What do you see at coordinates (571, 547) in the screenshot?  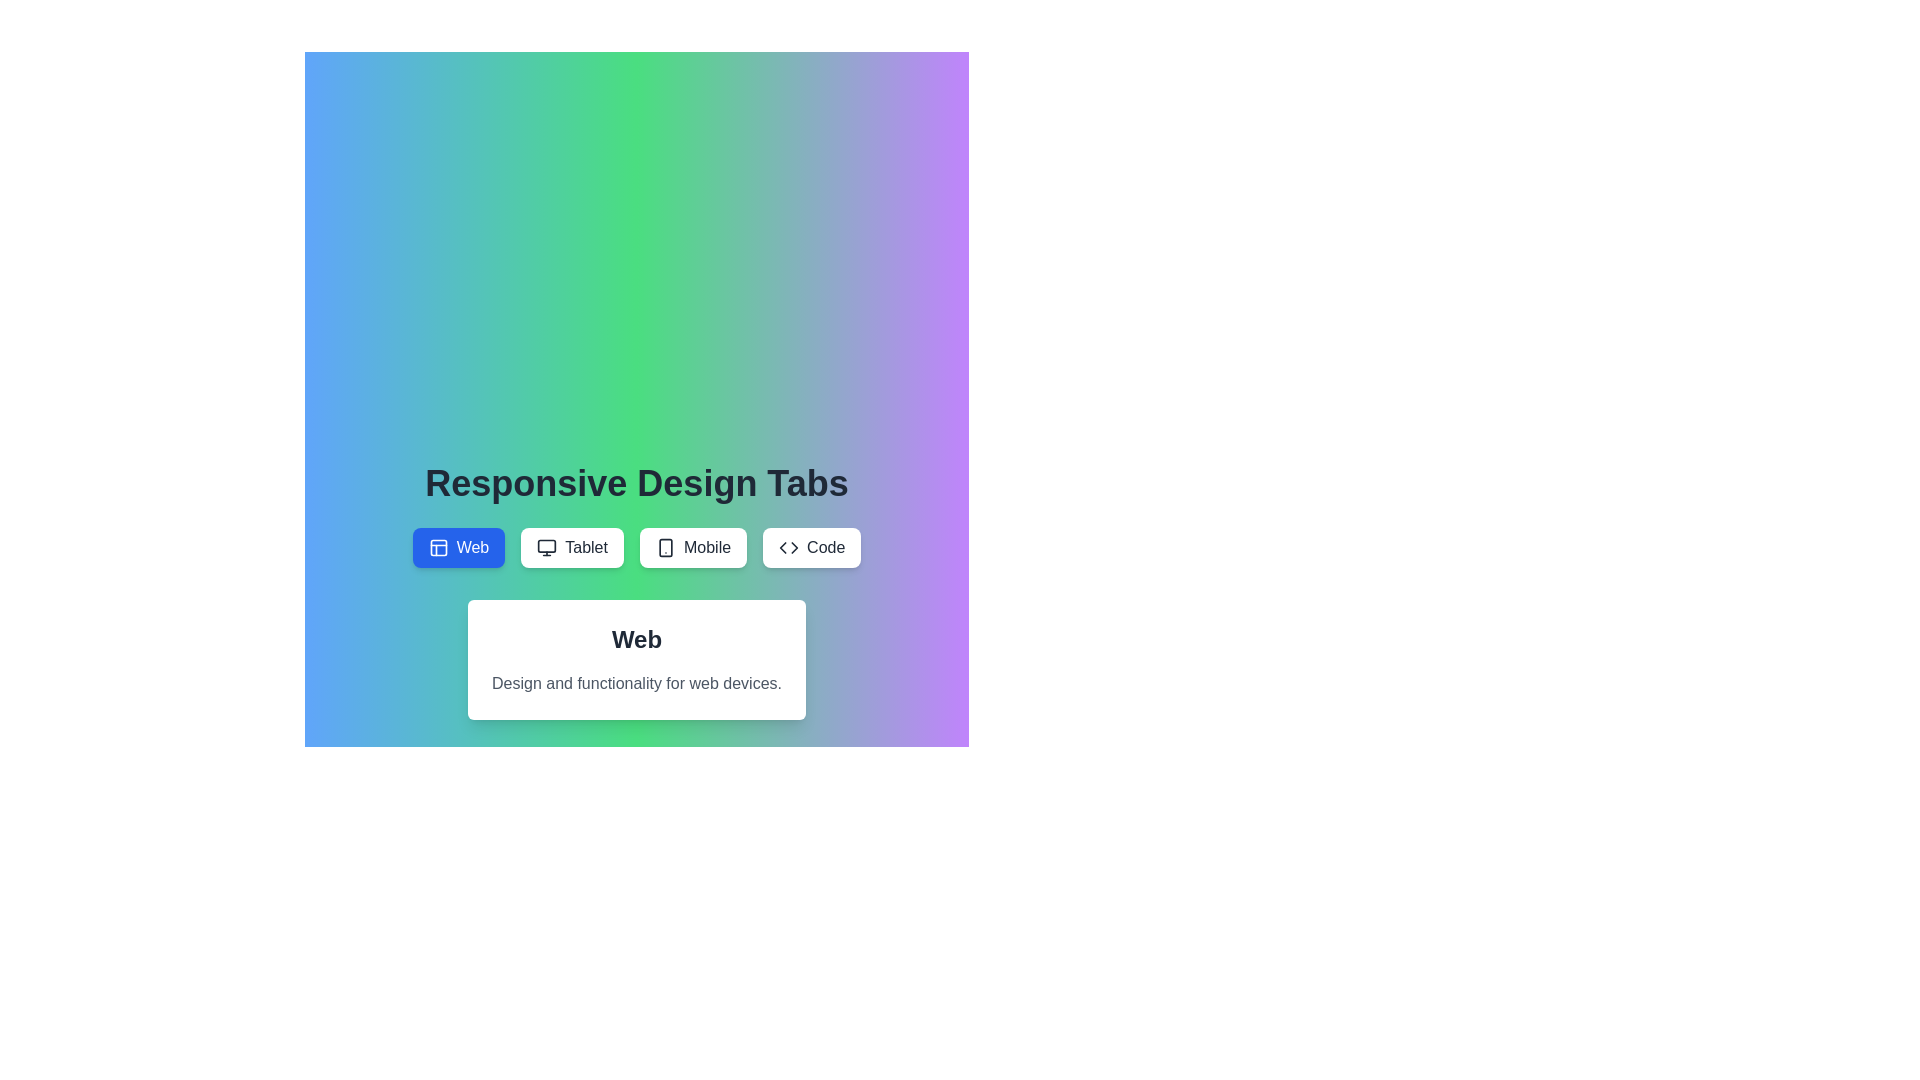 I see `the Tablet tab to switch to its content` at bounding box center [571, 547].